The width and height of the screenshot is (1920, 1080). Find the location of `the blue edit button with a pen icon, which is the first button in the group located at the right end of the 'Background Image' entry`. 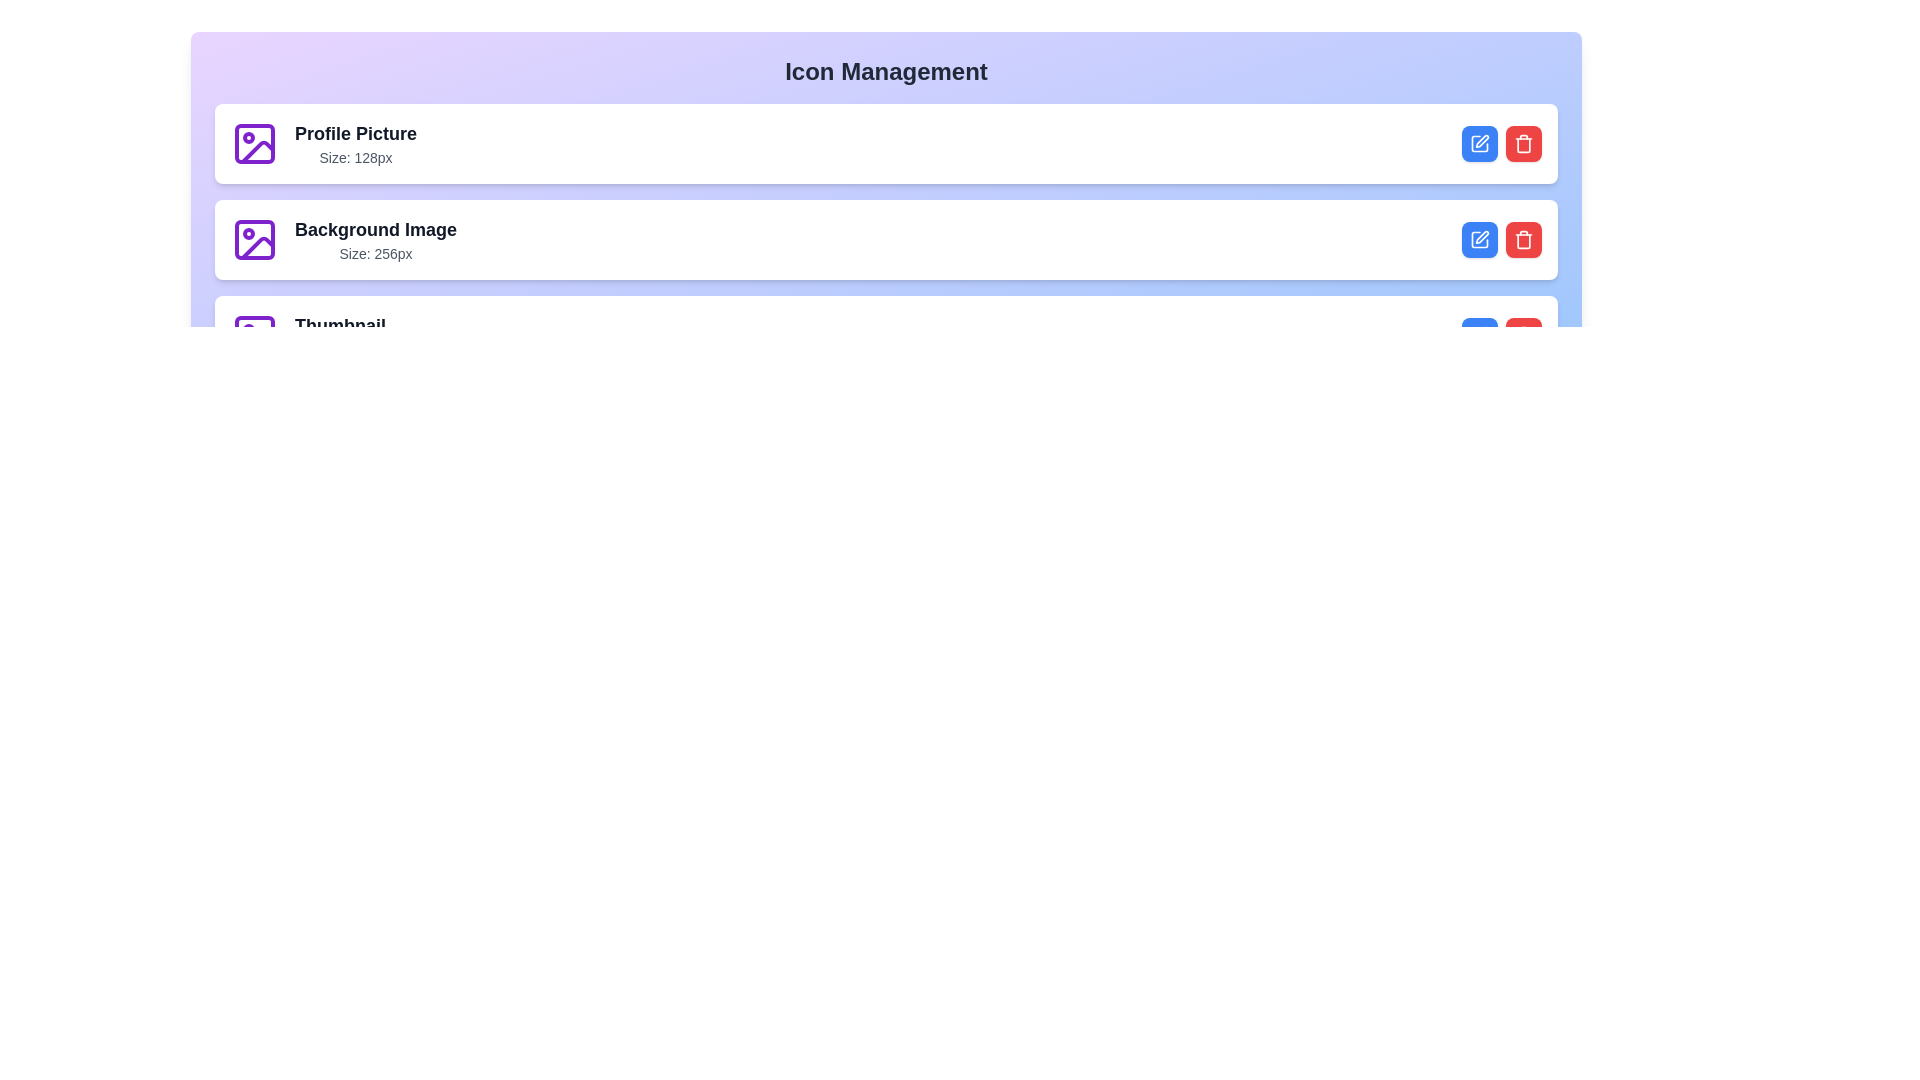

the blue edit button with a pen icon, which is the first button in the group located at the right end of the 'Background Image' entry is located at coordinates (1479, 238).